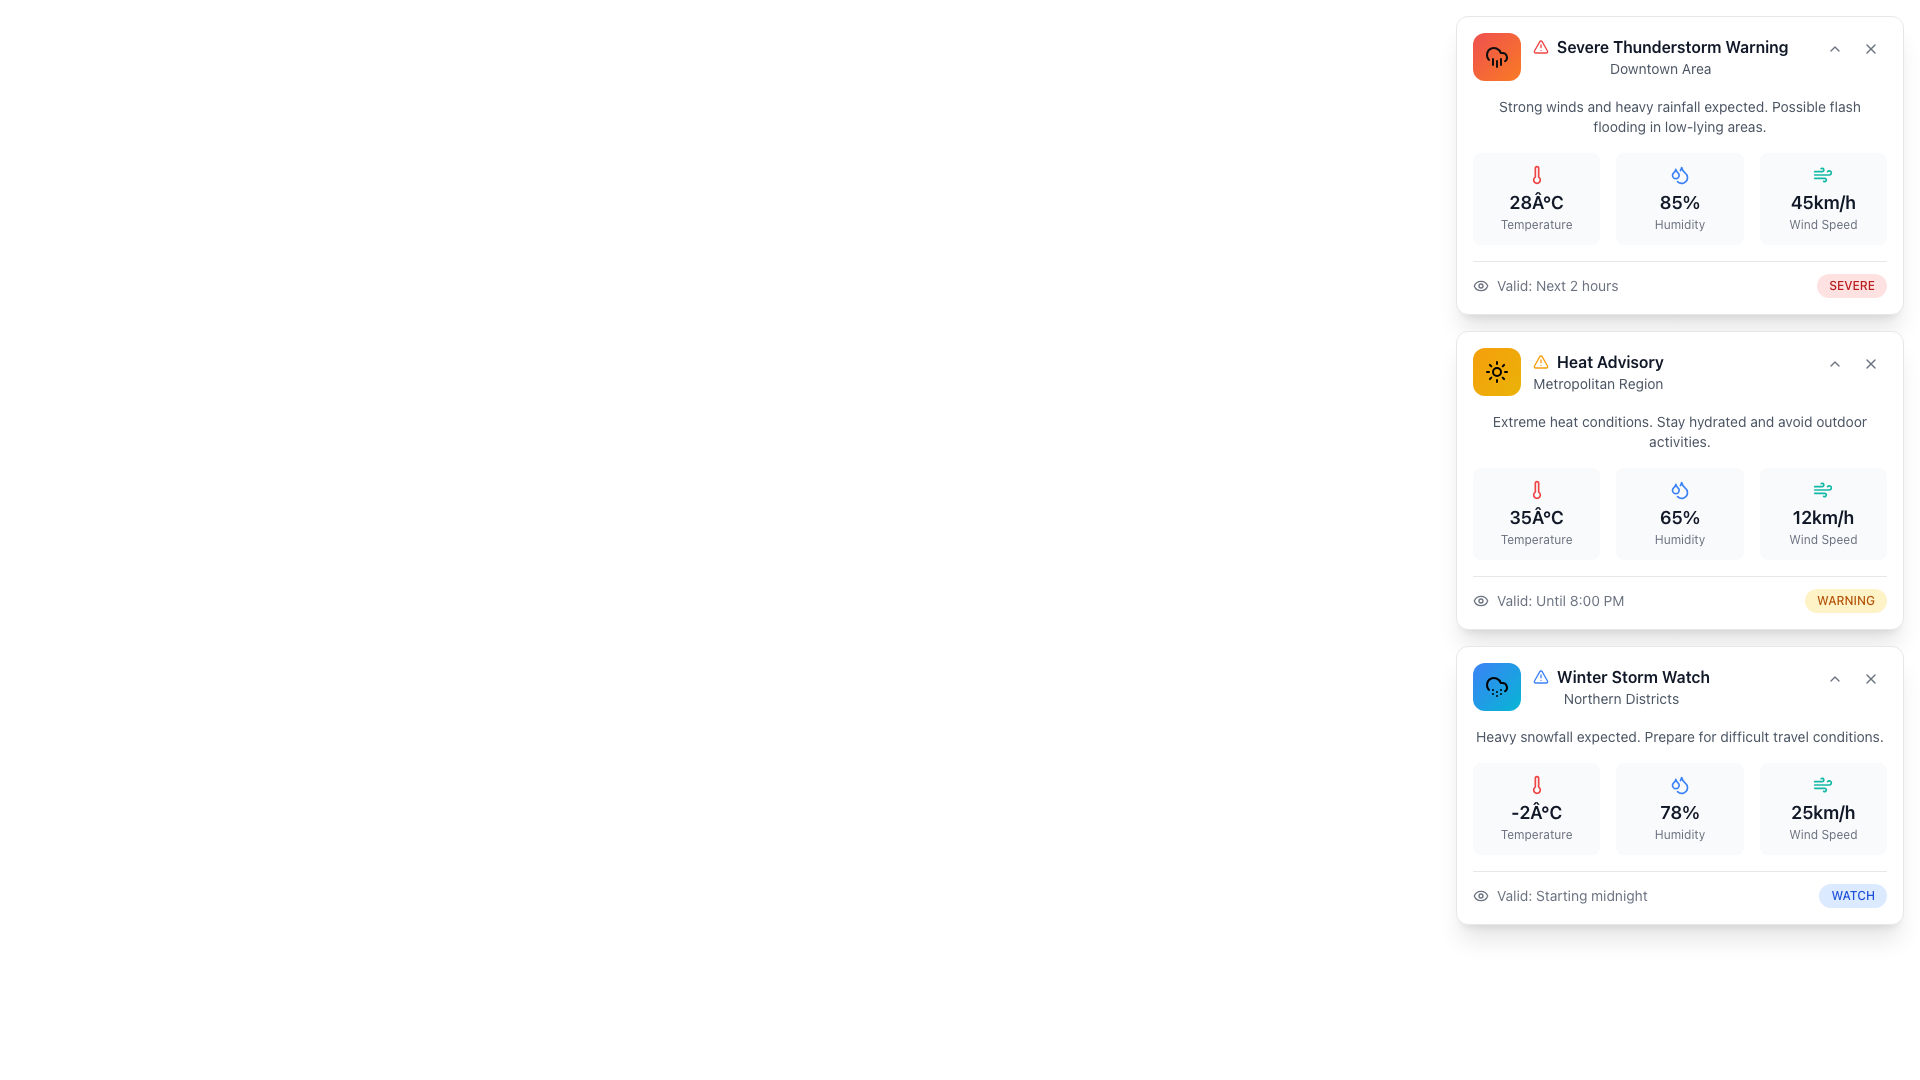 The width and height of the screenshot is (1920, 1080). Describe the element at coordinates (1851, 285) in the screenshot. I see `the badge-style label containing the text 'SEVERE' in bold red font, located at the bottom-right corner of the 'Severe Thunderstorm Warning' card` at that location.